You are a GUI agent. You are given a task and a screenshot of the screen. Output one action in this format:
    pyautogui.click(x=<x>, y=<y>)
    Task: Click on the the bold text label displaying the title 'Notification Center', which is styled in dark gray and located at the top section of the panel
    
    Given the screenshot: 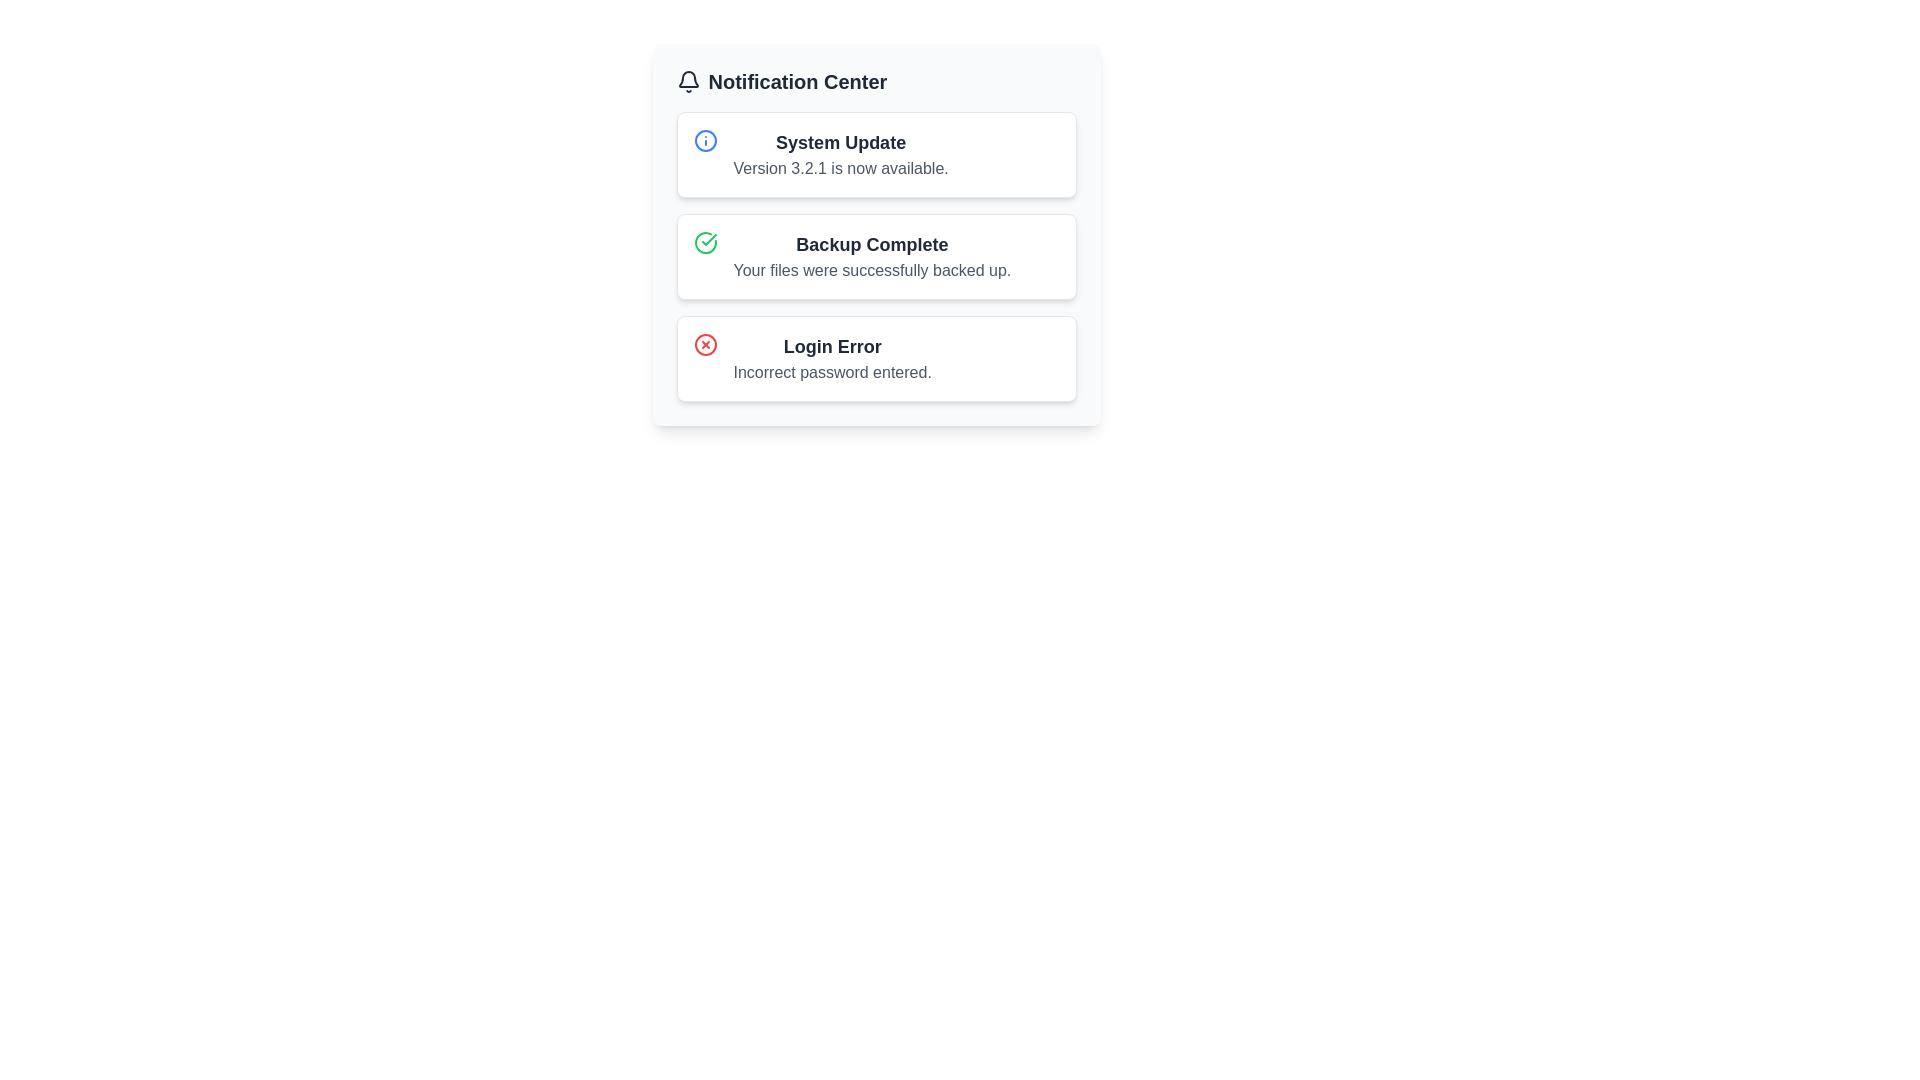 What is the action you would take?
    pyautogui.click(x=796, y=80)
    